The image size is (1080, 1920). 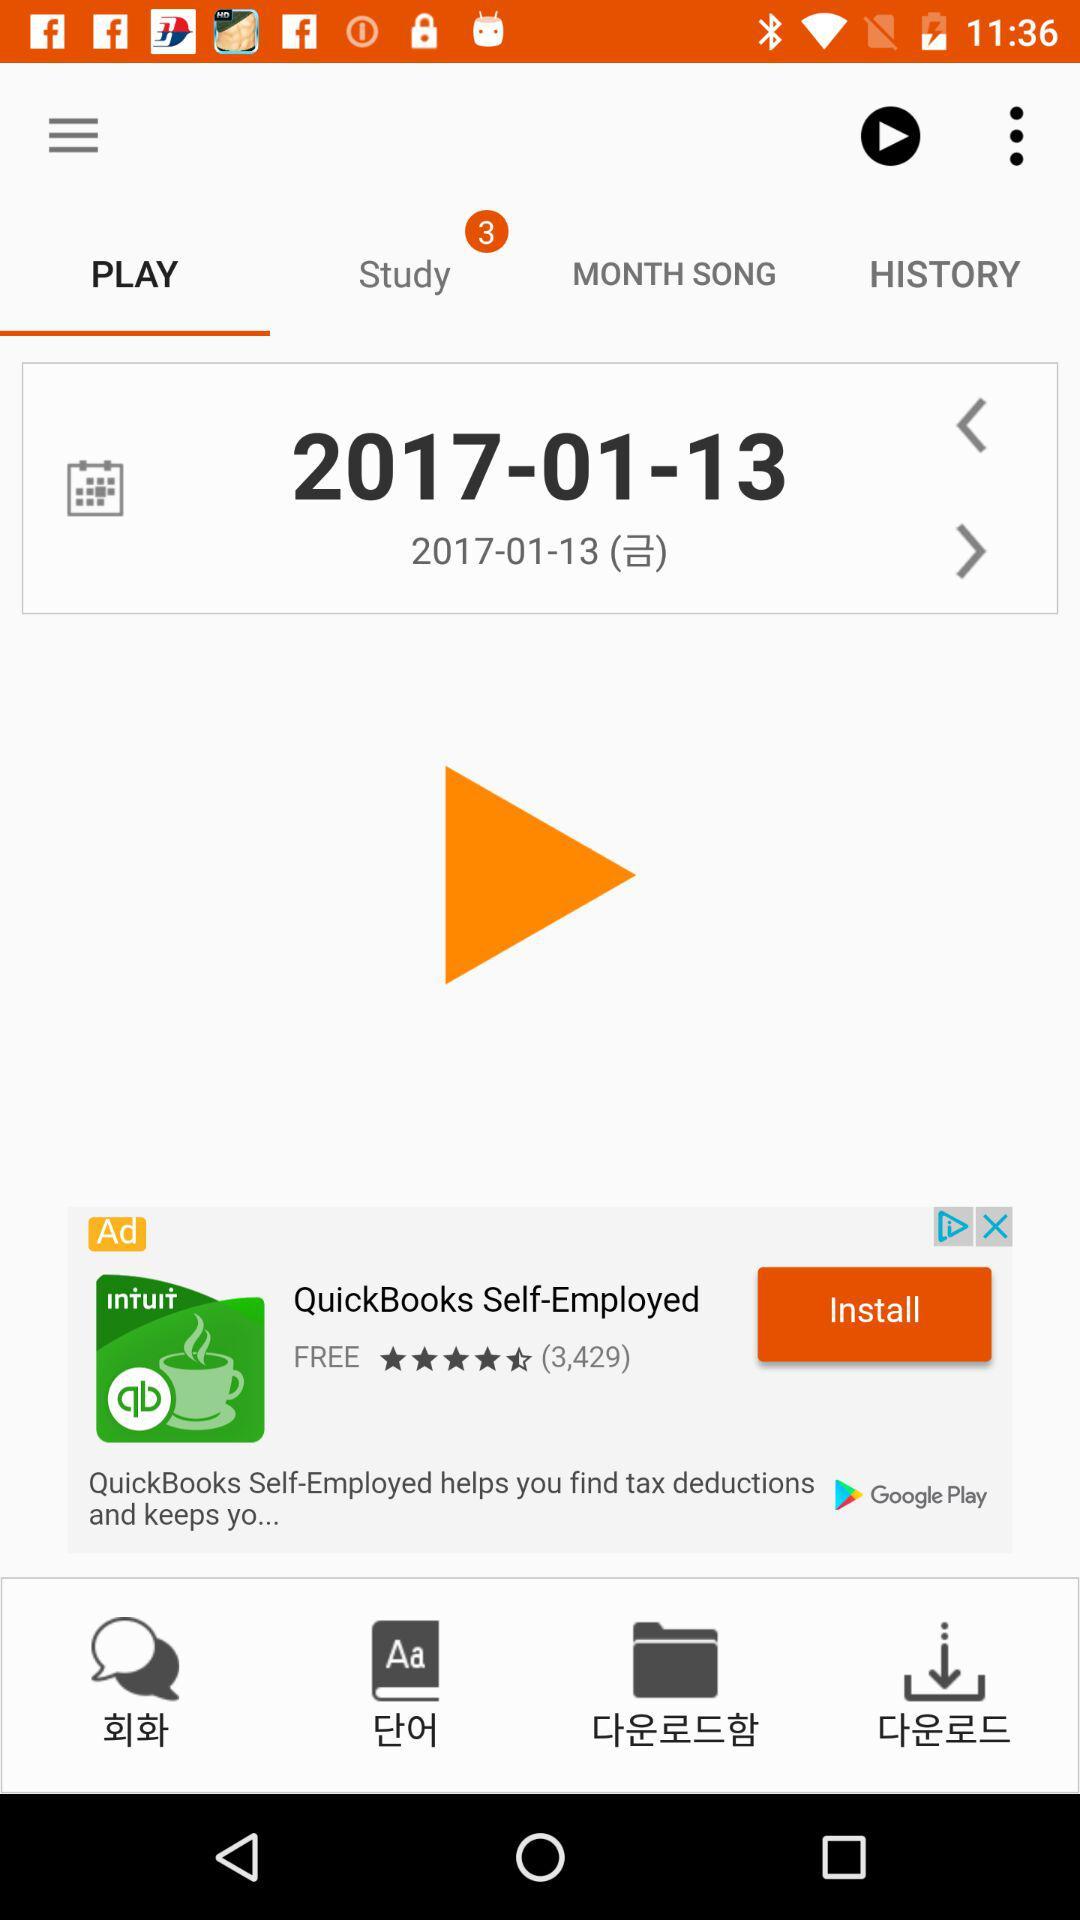 I want to click on play, so click(x=540, y=876).